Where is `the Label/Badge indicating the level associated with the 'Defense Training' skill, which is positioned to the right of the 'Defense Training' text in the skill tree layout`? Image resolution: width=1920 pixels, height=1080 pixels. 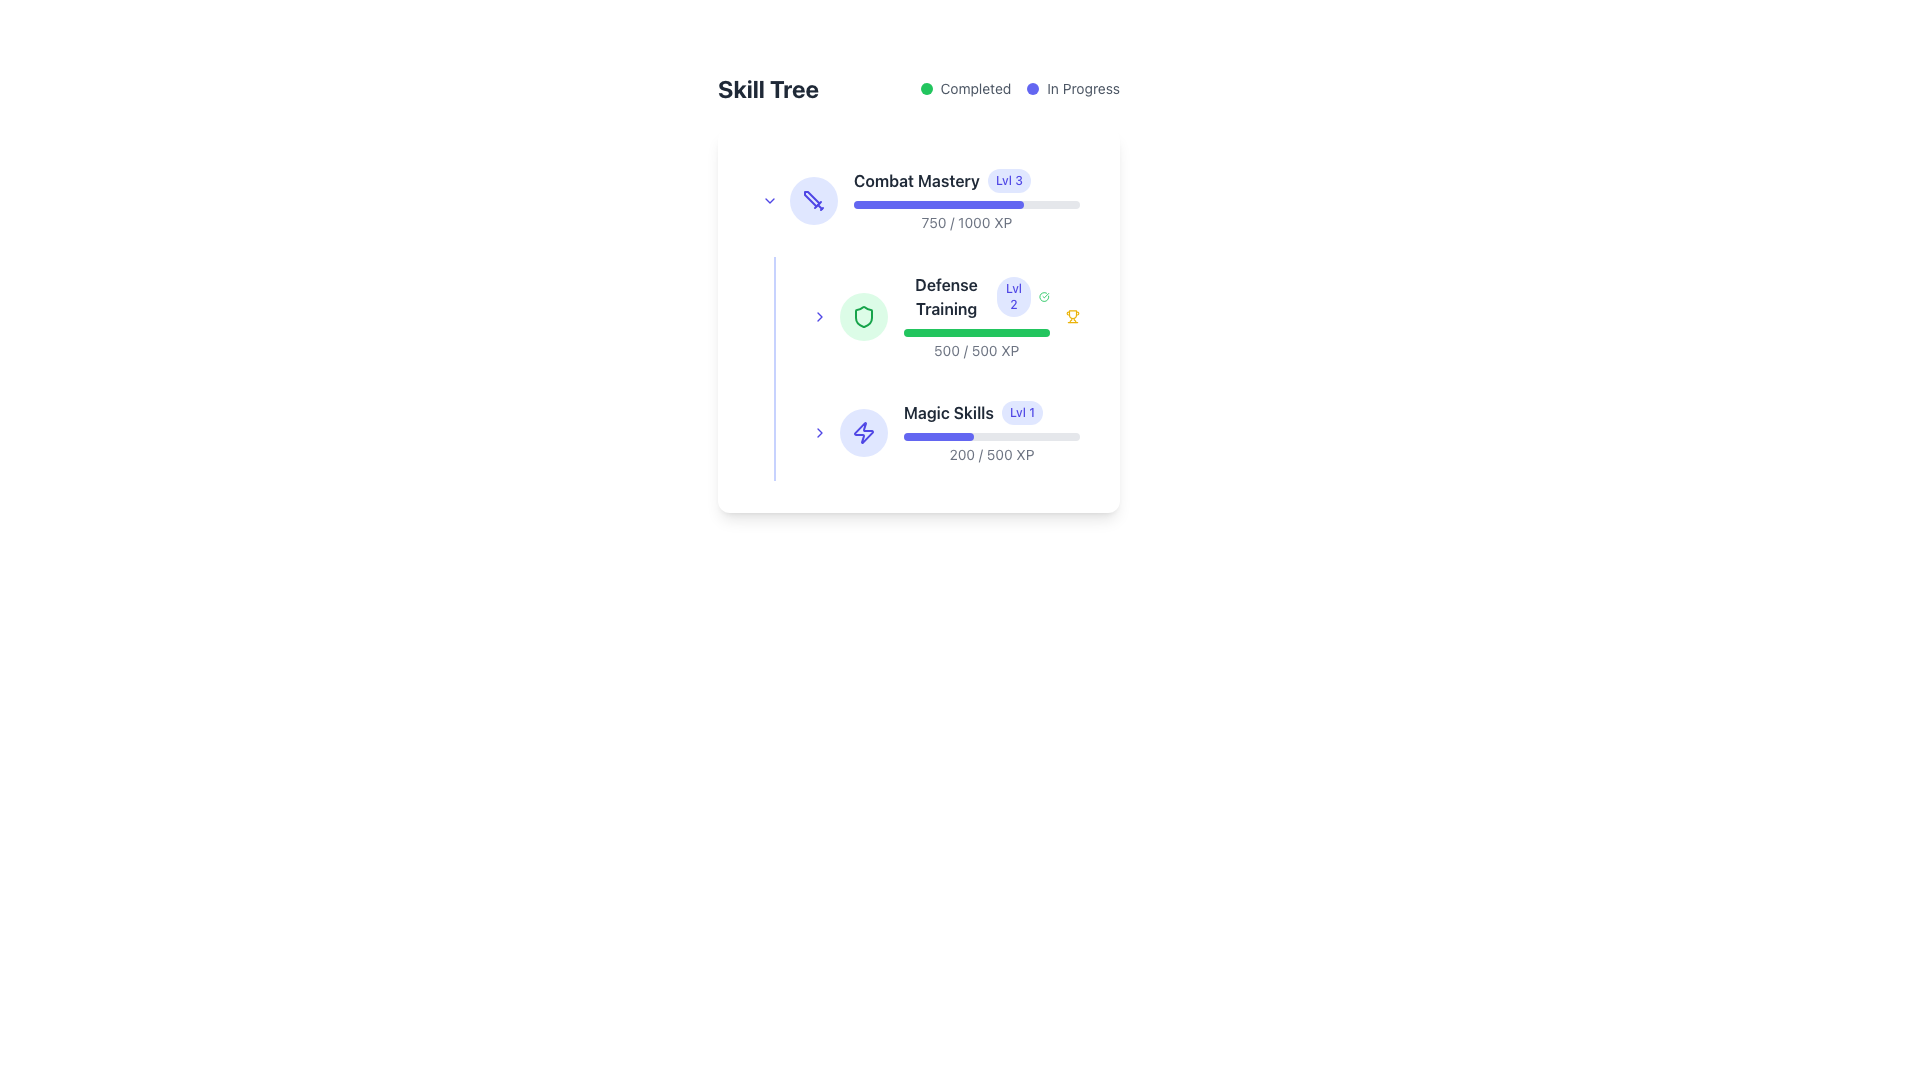
the Label/Badge indicating the level associated with the 'Defense Training' skill, which is positioned to the right of the 'Defense Training' text in the skill tree layout is located at coordinates (1014, 297).